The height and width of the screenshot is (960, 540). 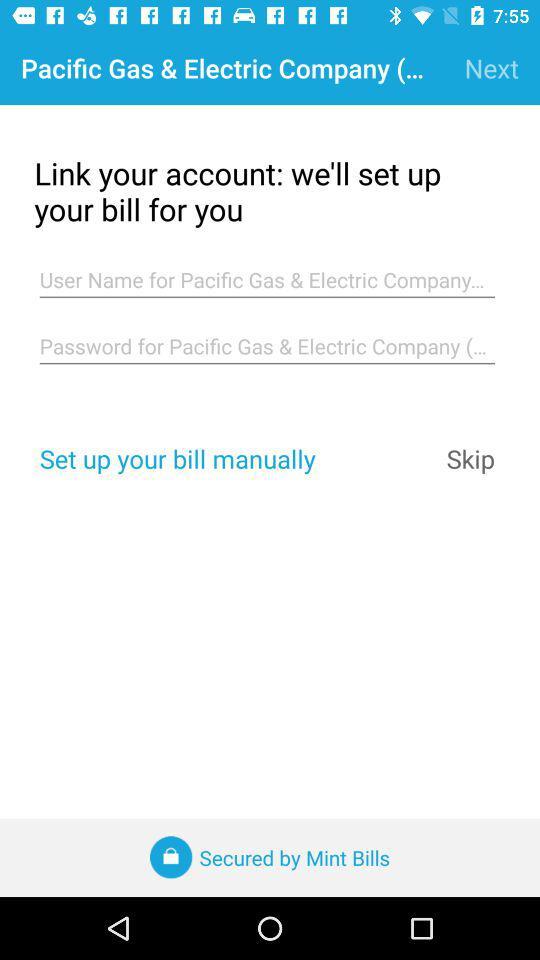 I want to click on line to enter login, so click(x=267, y=279).